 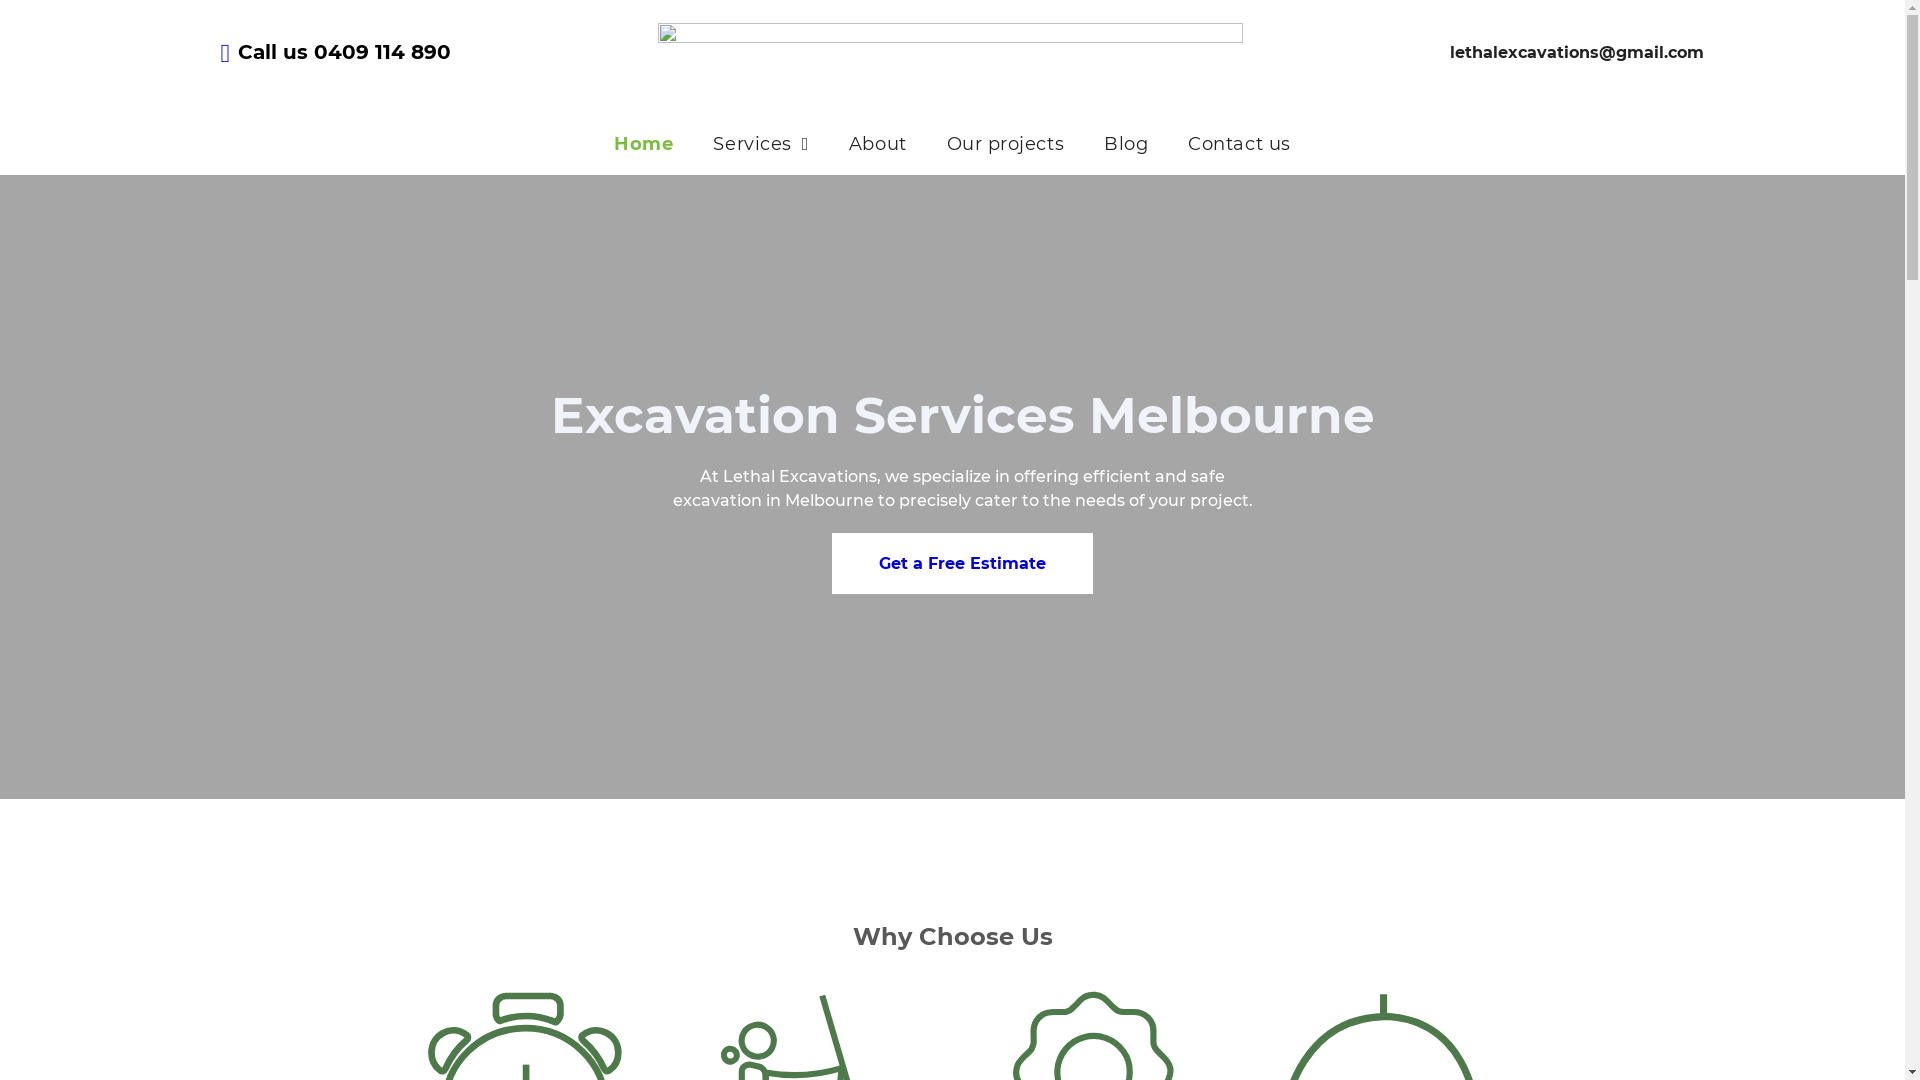 I want to click on 'Services', so click(x=692, y=143).